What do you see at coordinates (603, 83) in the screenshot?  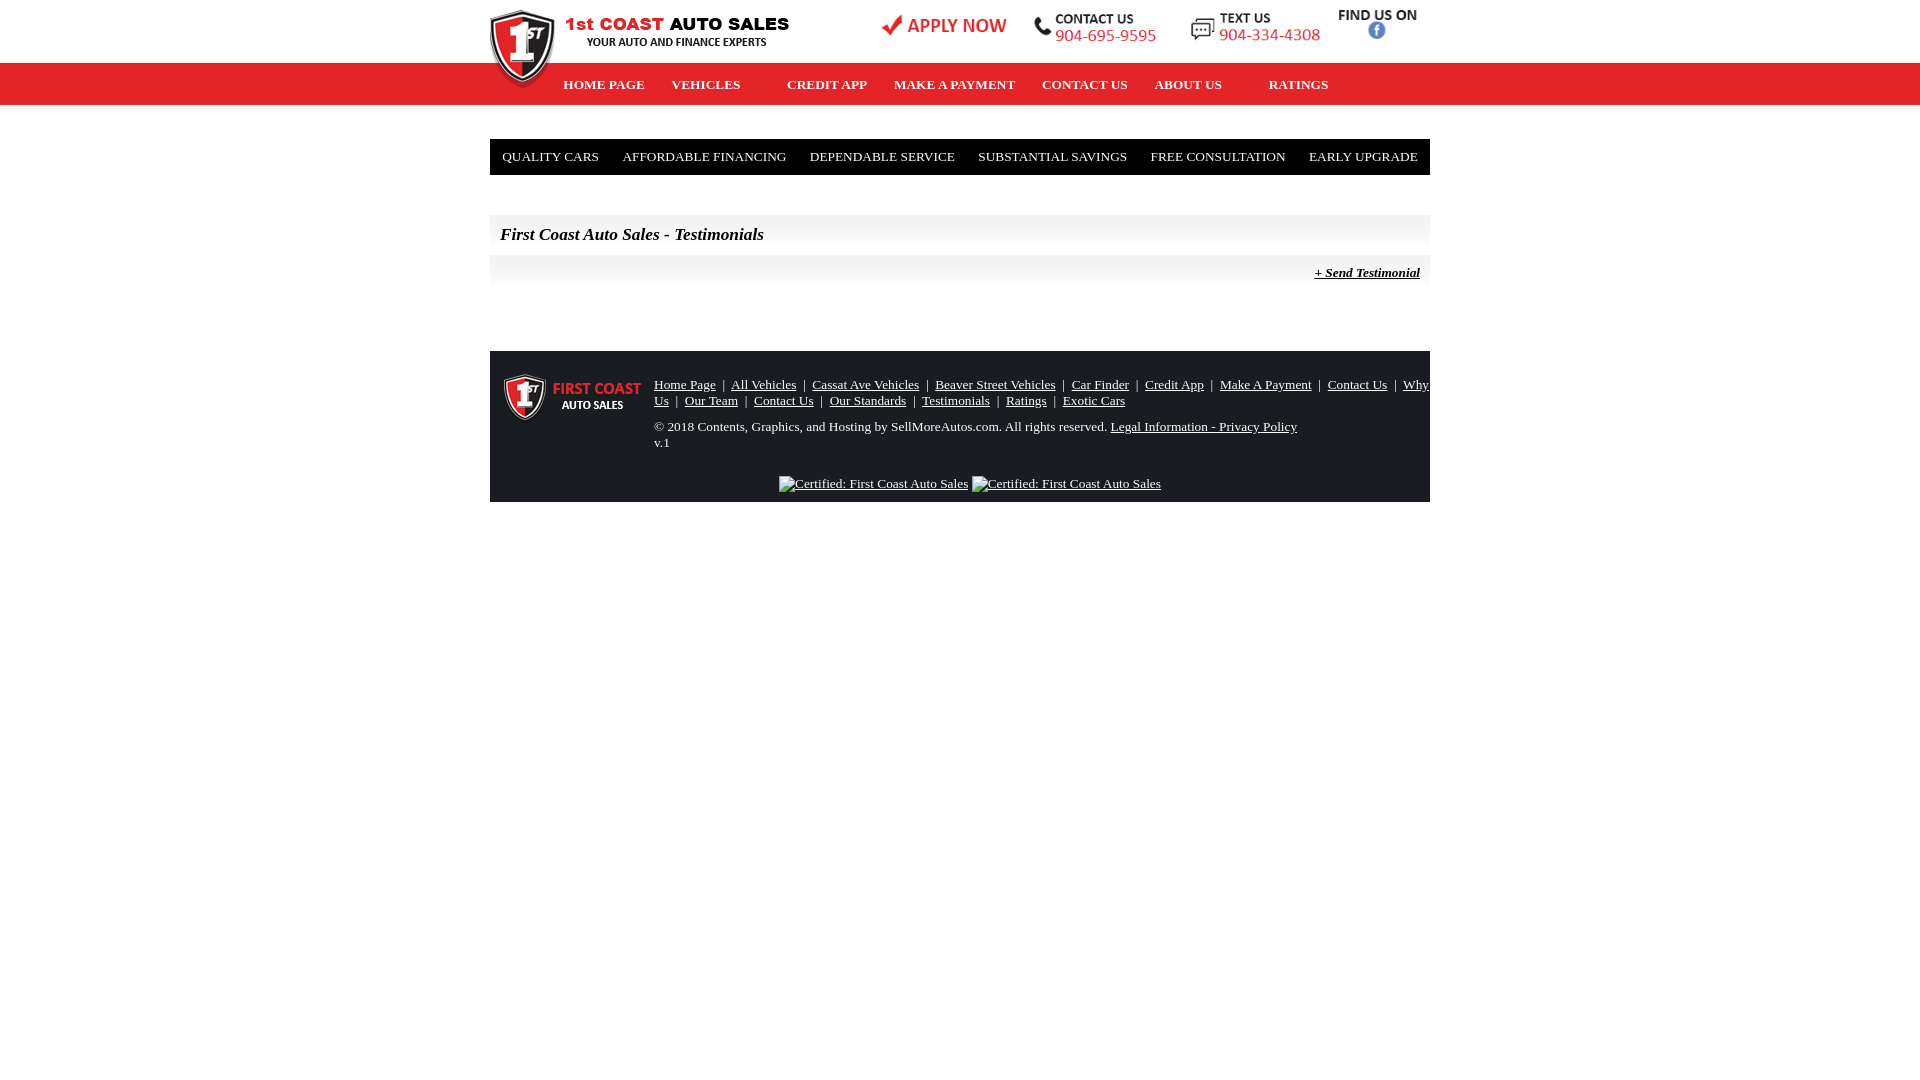 I see `'HOME PAGE'` at bounding box center [603, 83].